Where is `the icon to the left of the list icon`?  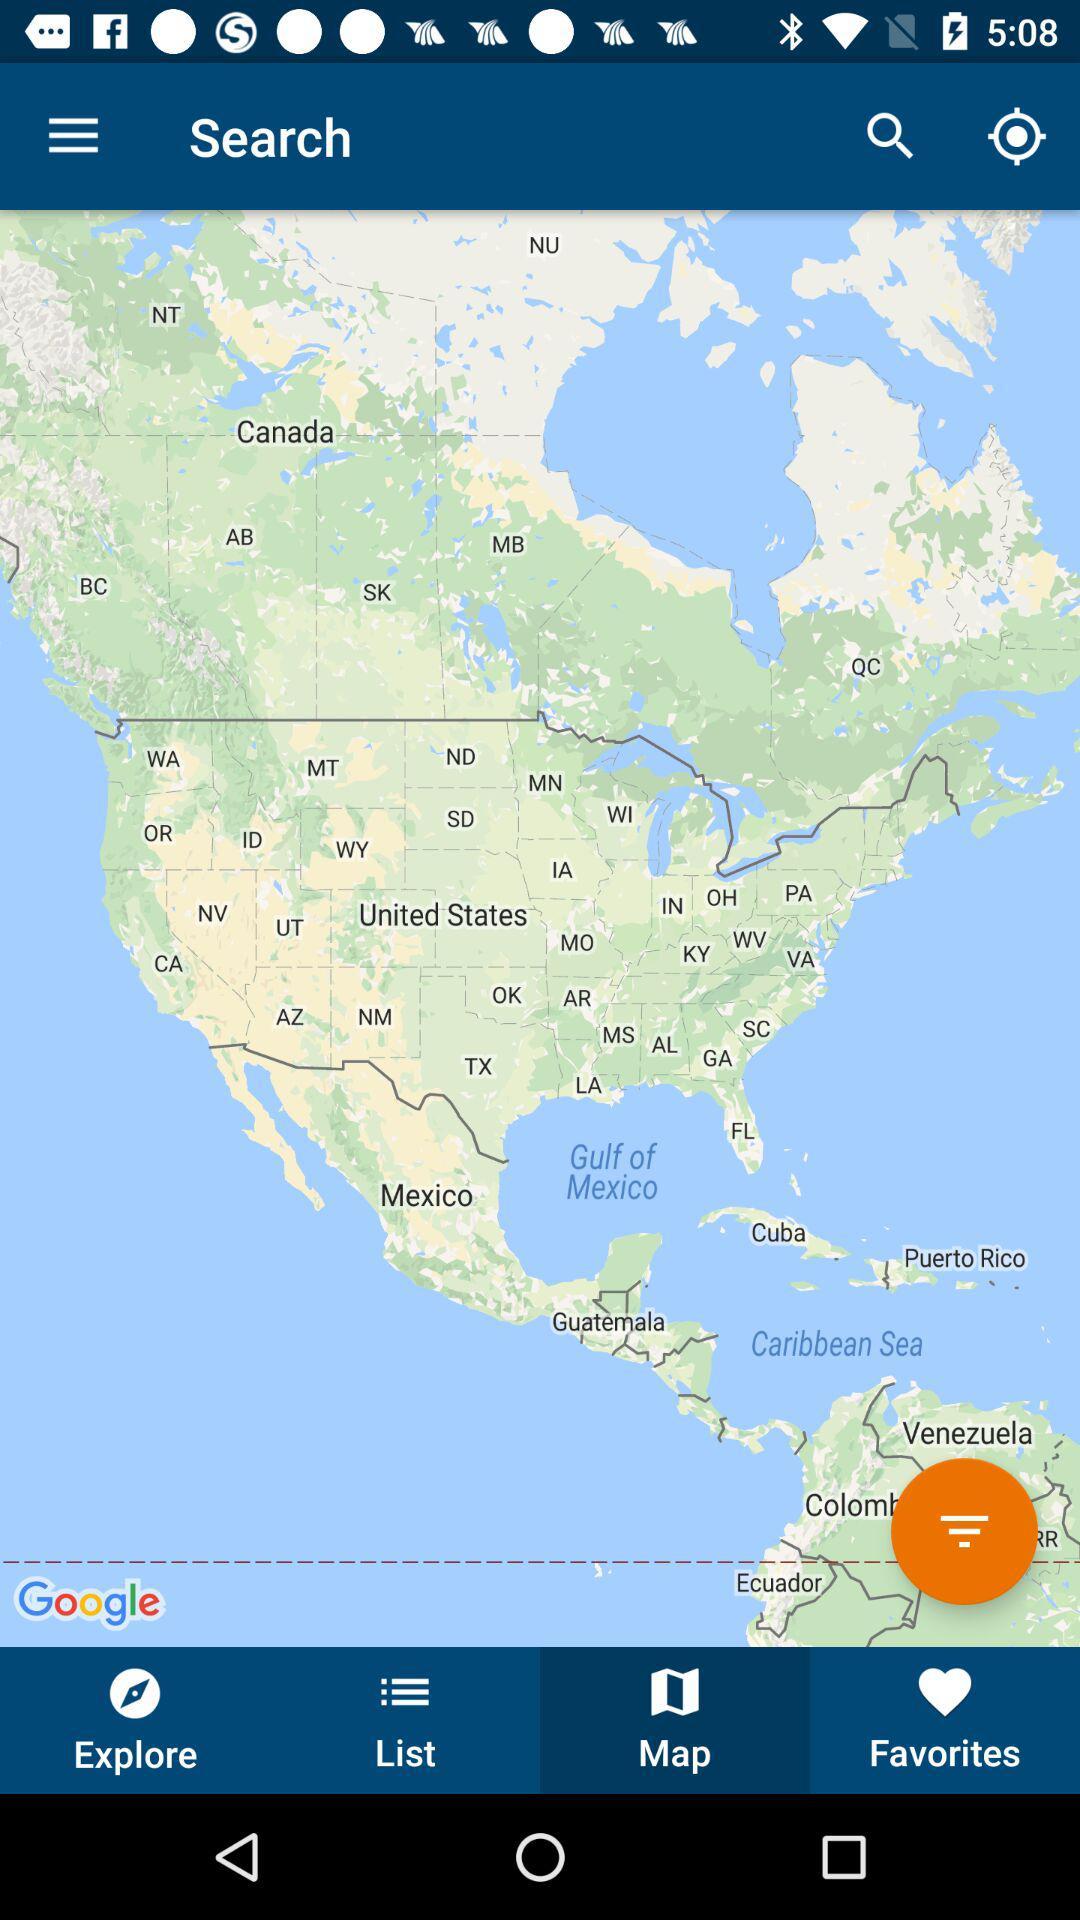 the icon to the left of the list icon is located at coordinates (135, 1719).